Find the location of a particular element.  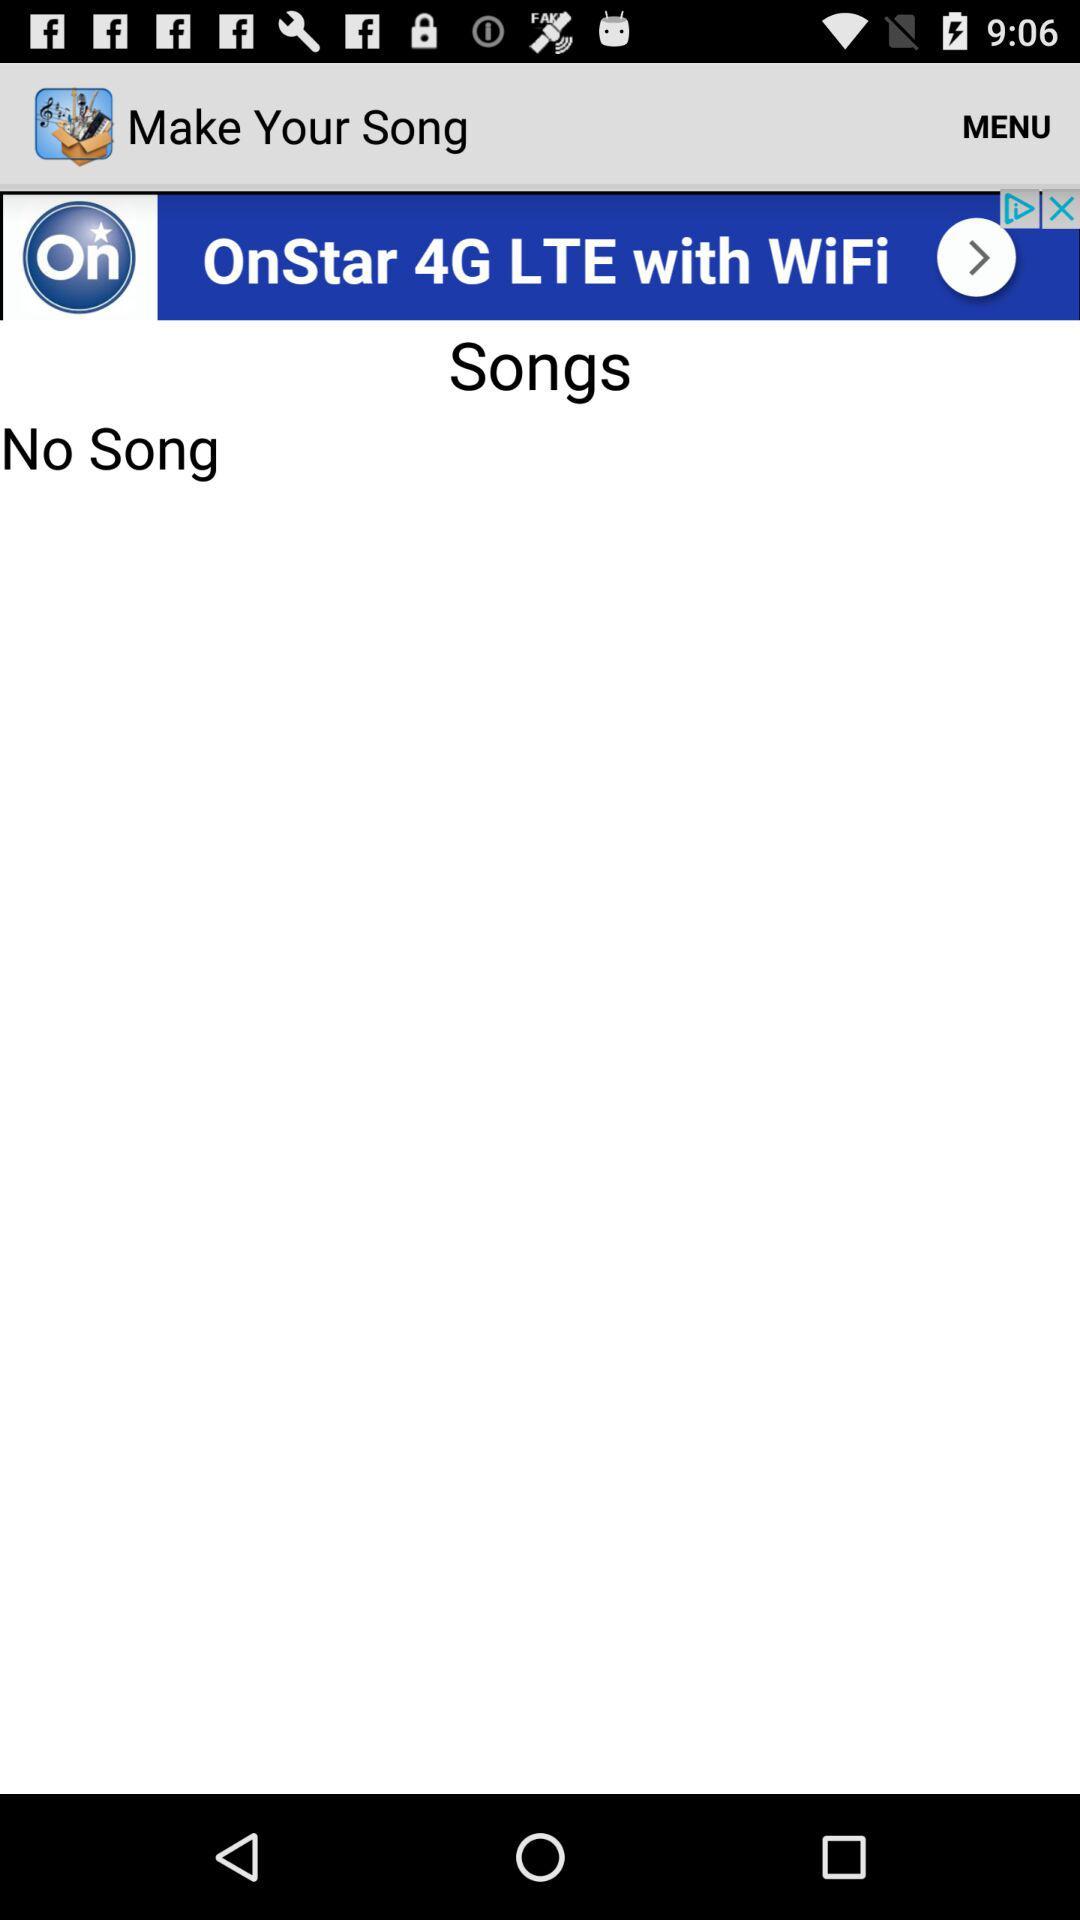

advertisement is located at coordinates (540, 253).